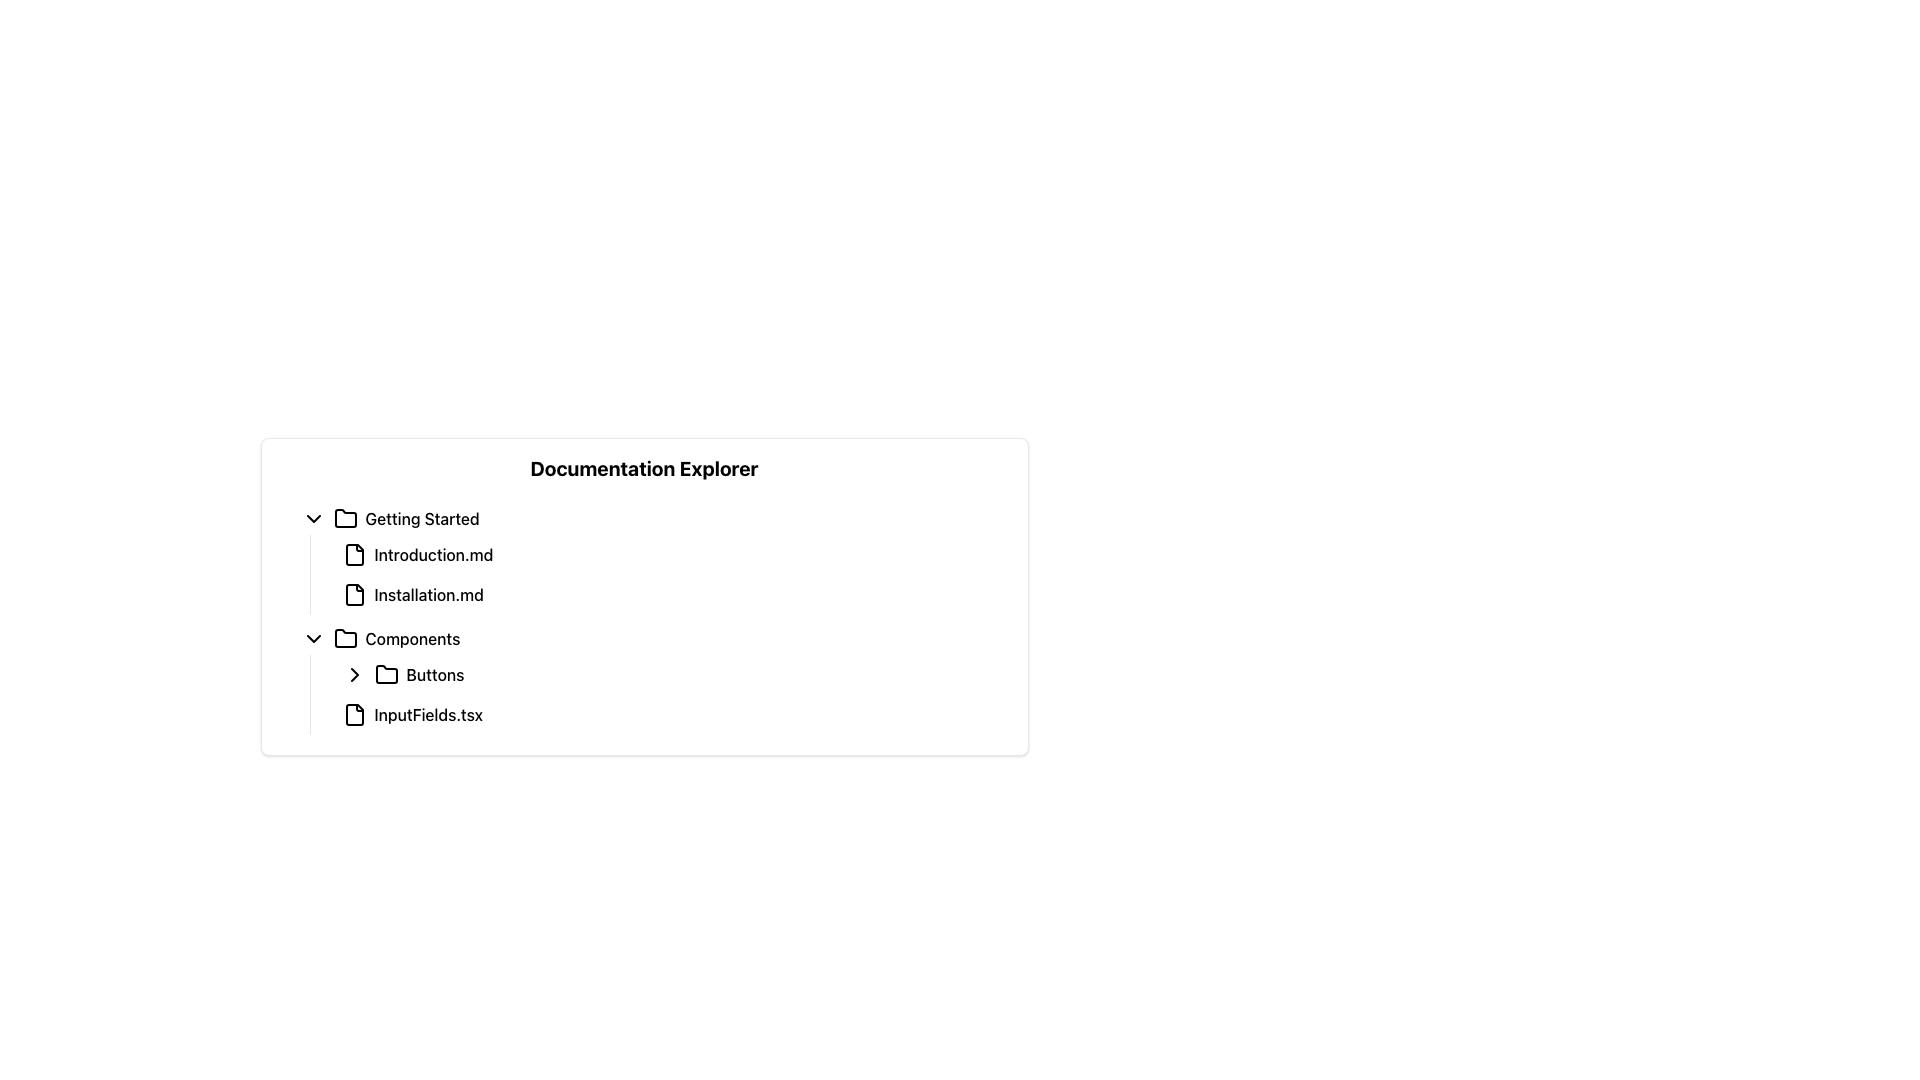 Image resolution: width=1920 pixels, height=1080 pixels. I want to click on the 'Components' folder, so click(652, 639).